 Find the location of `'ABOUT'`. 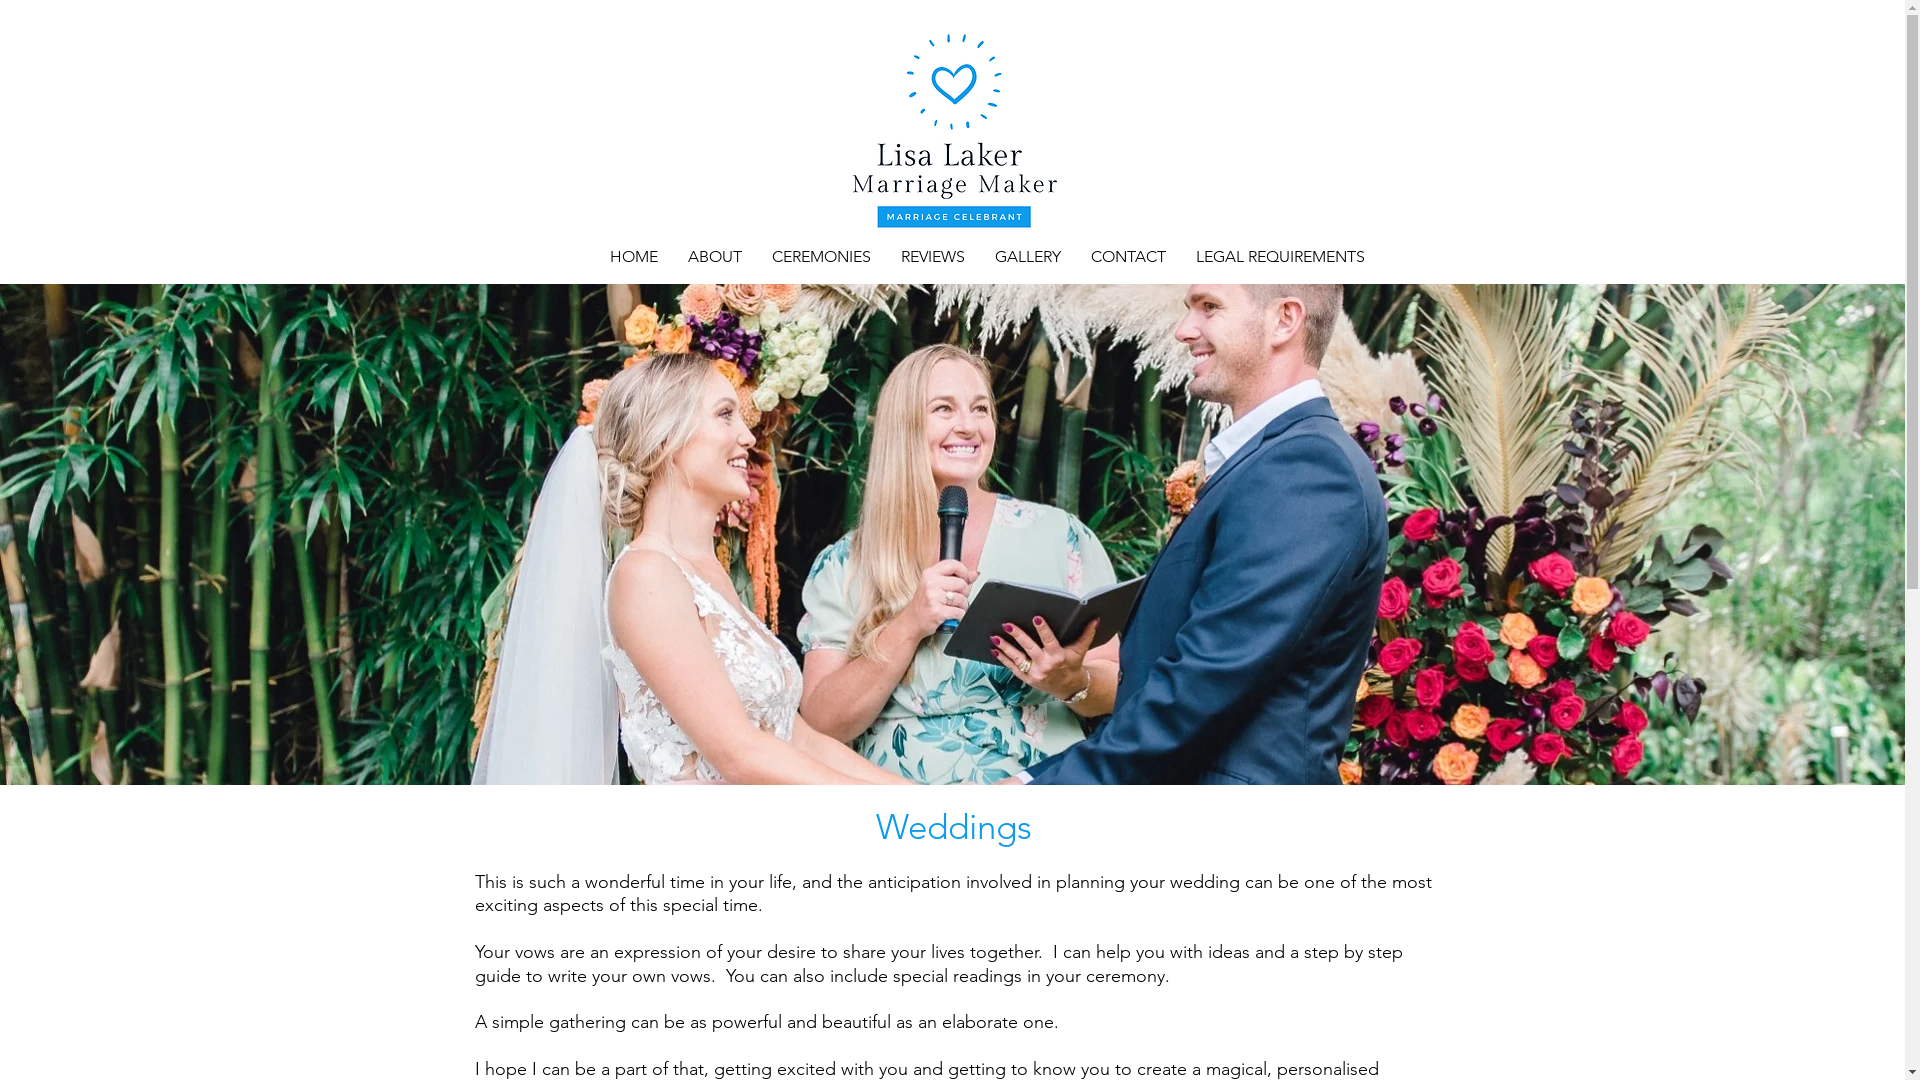

'ABOUT' is located at coordinates (714, 256).